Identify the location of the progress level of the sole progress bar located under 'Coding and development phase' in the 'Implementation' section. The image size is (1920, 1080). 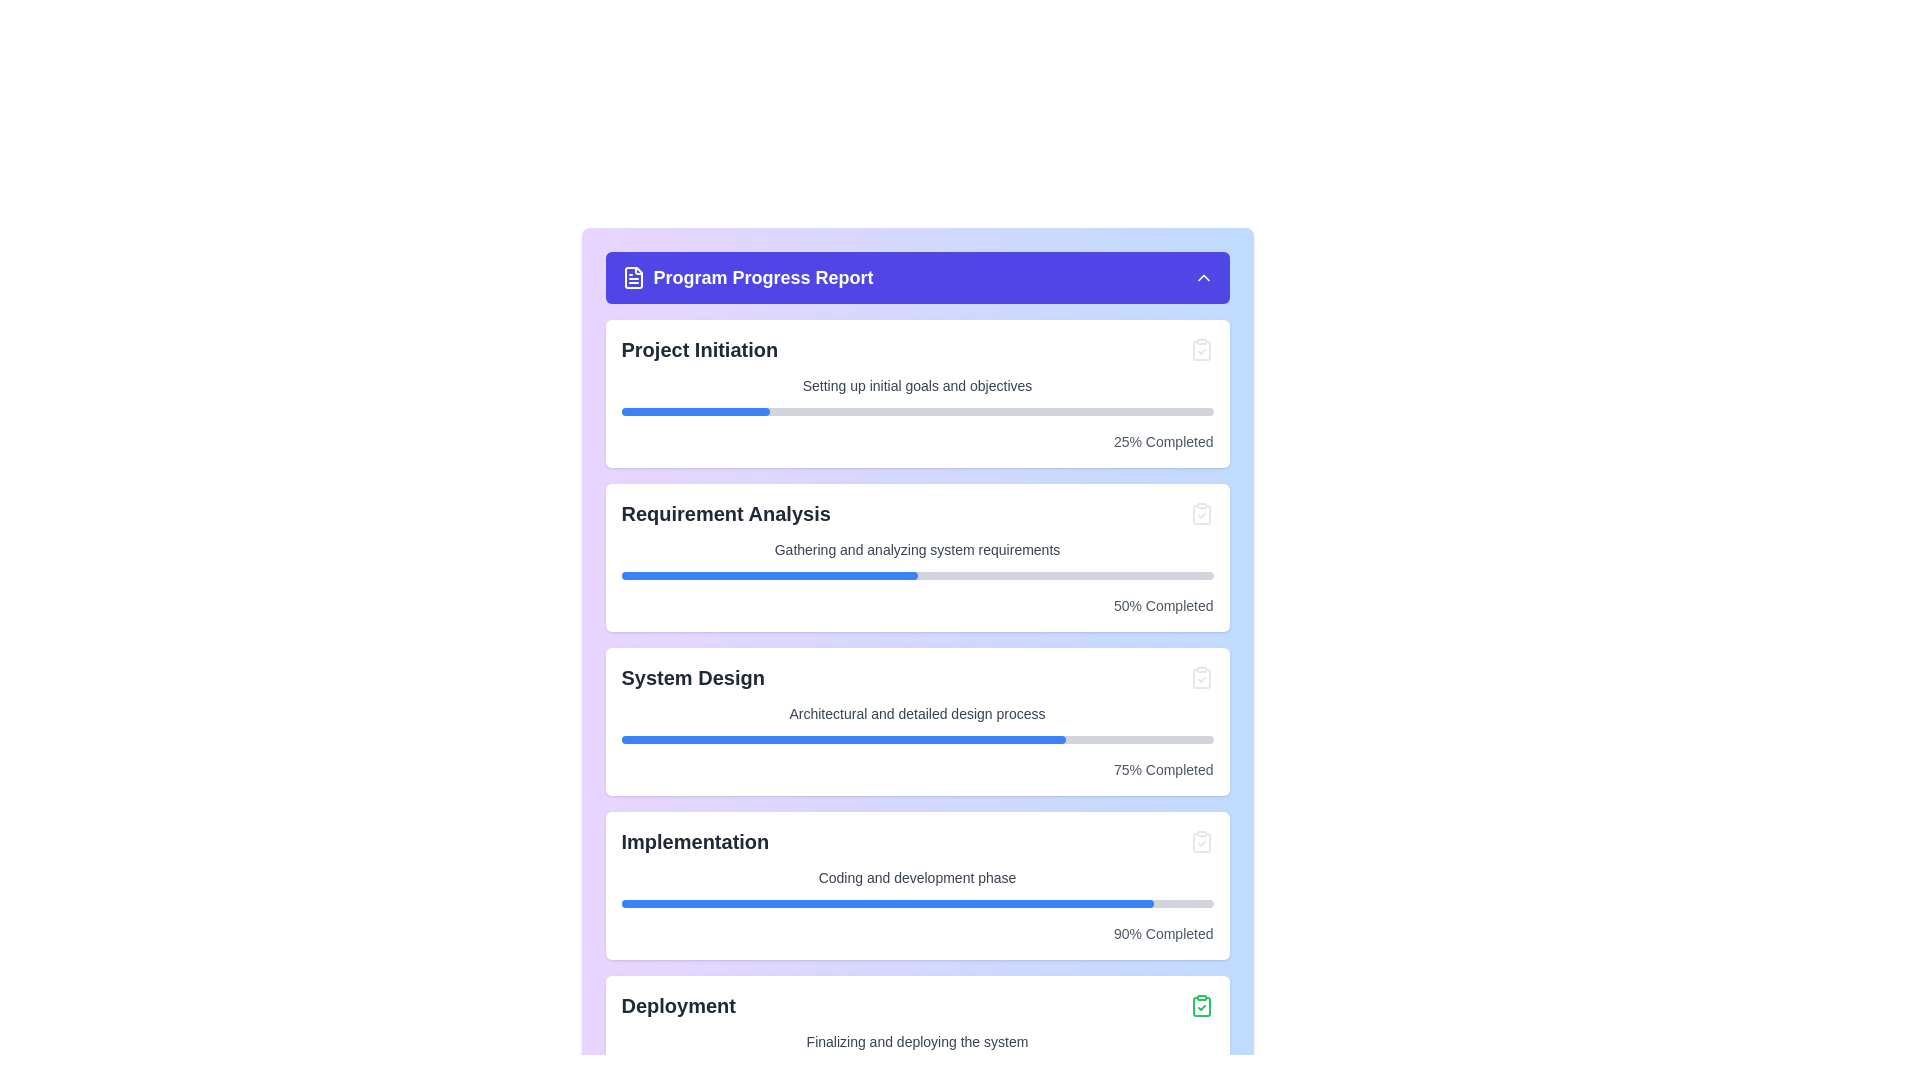
(916, 903).